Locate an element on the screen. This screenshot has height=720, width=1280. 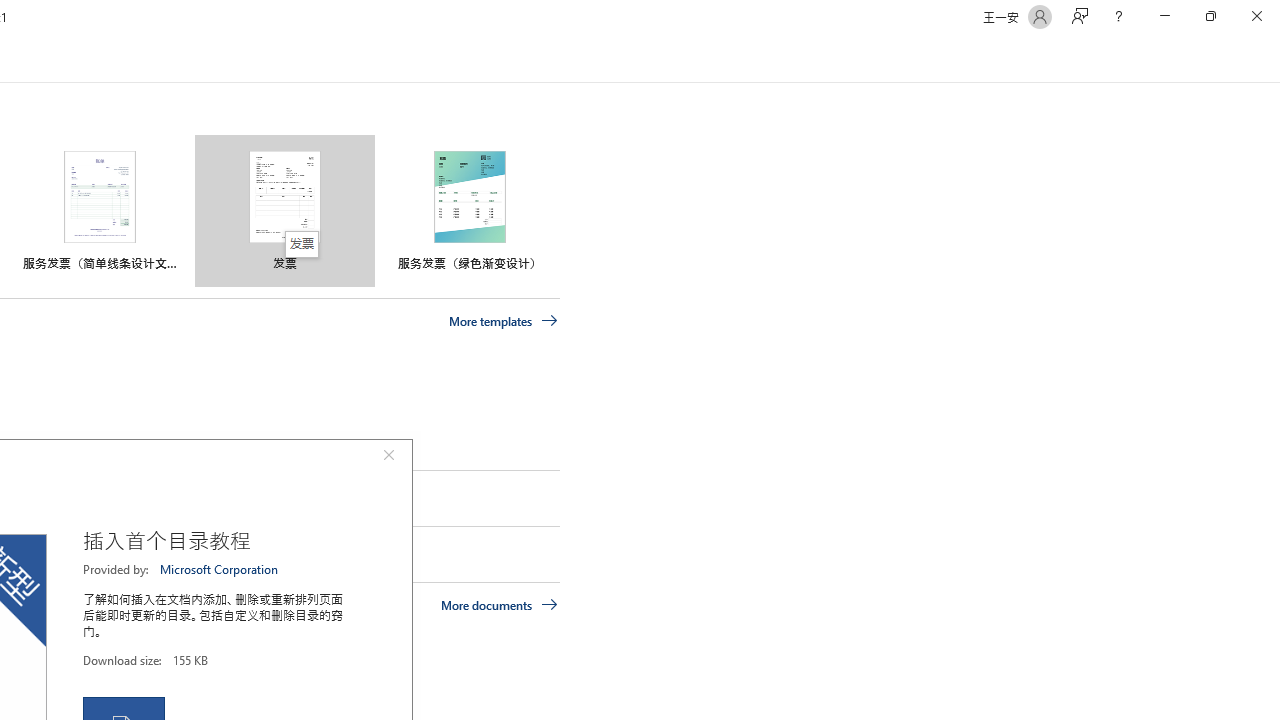
'More documents' is located at coordinates (499, 603).